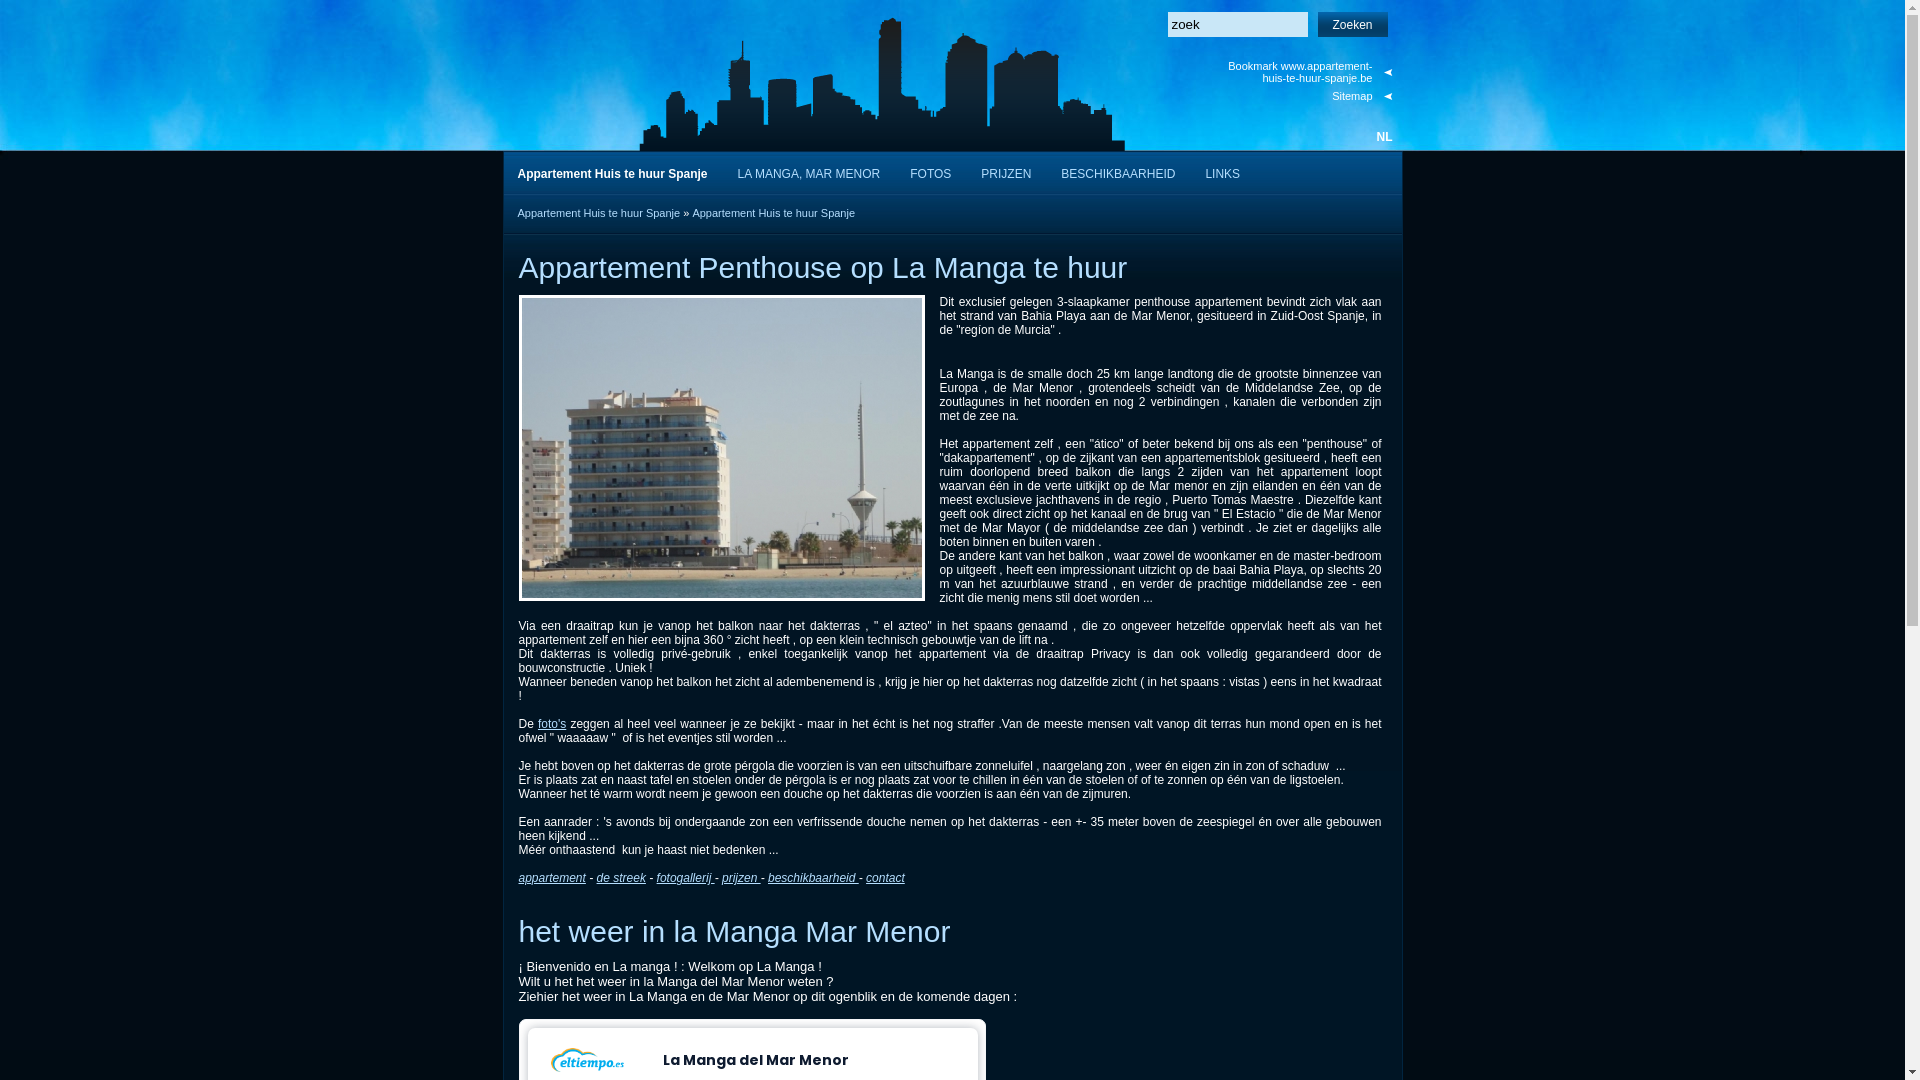  Describe the element at coordinates (1353, 24) in the screenshot. I see `'Zoeken'` at that location.